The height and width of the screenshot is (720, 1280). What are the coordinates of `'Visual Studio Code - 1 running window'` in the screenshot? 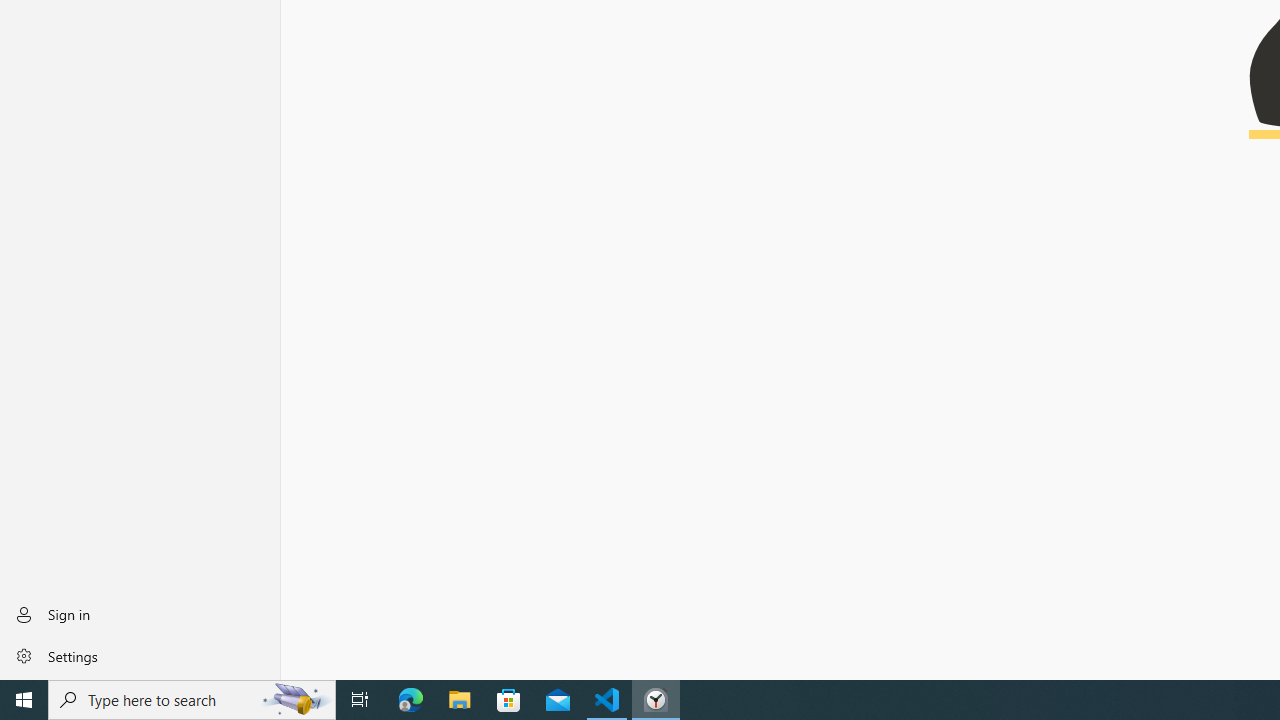 It's located at (606, 698).